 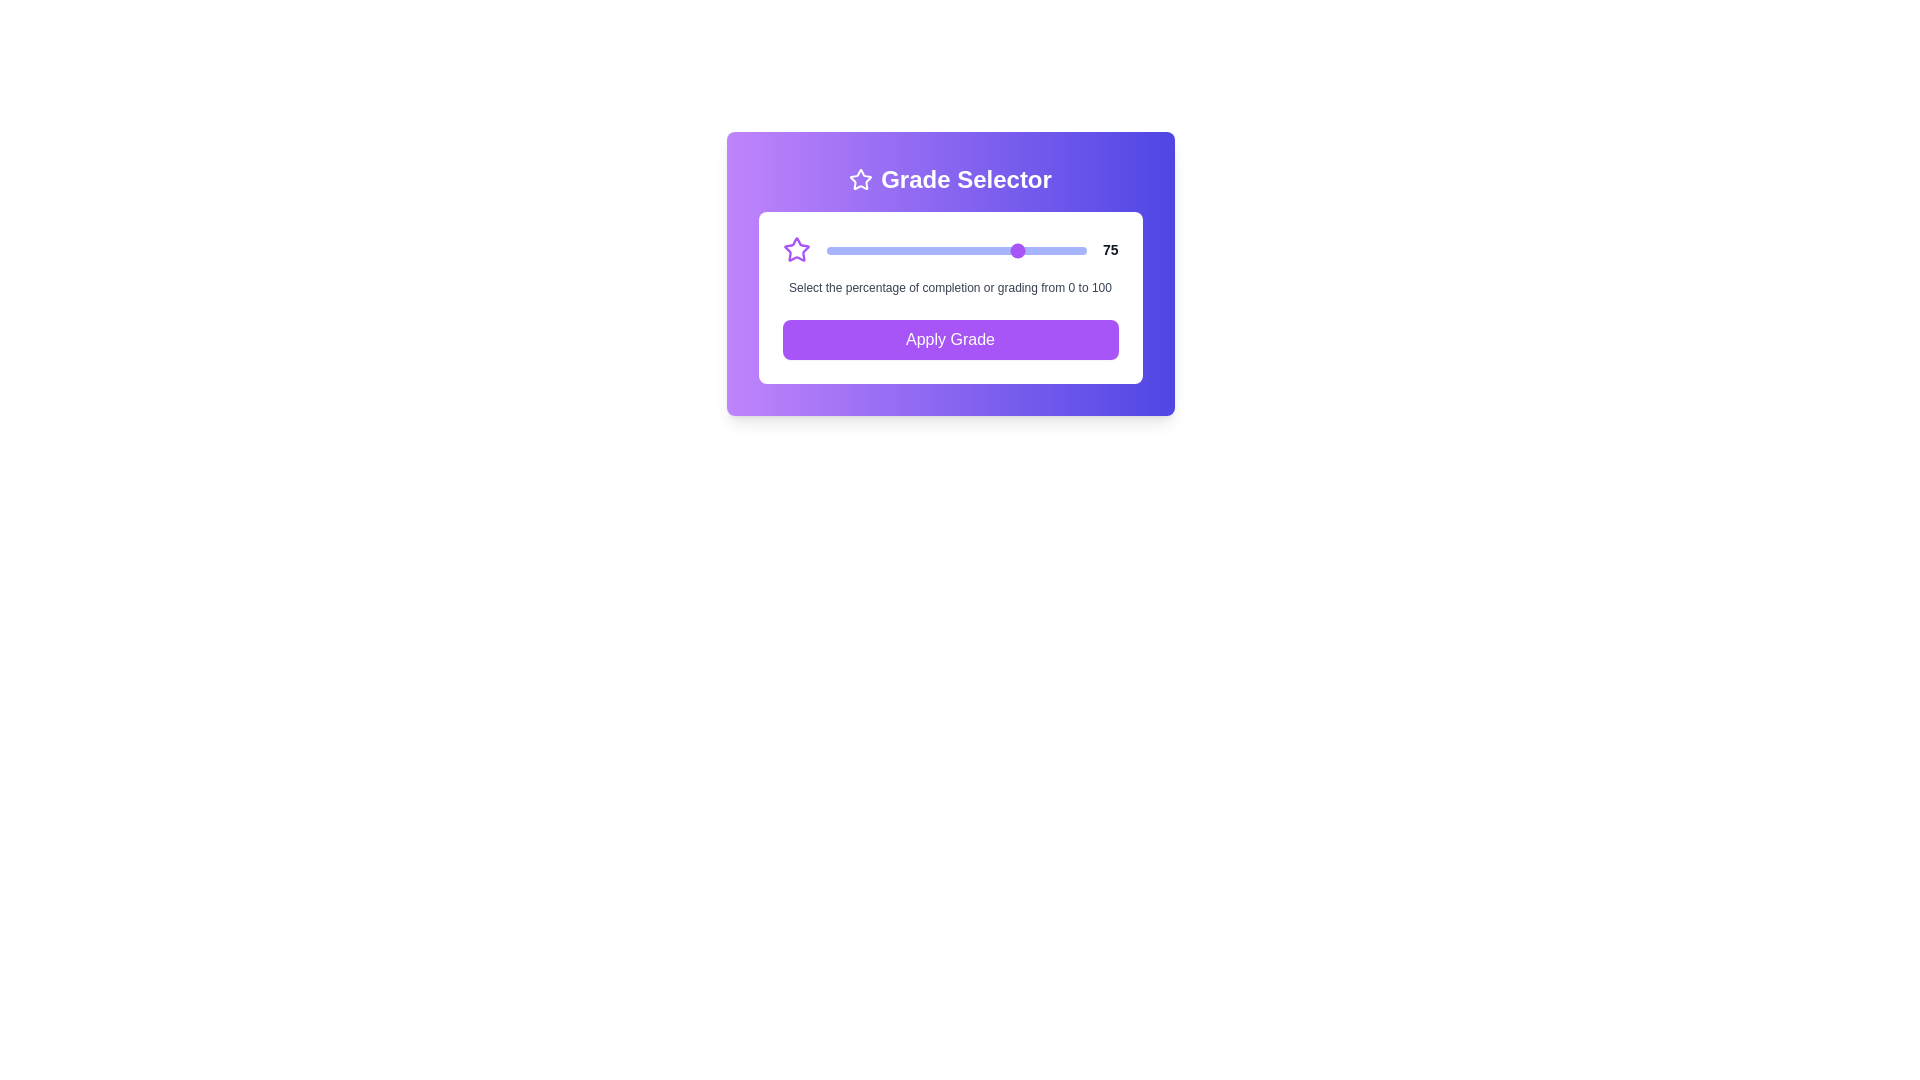 What do you see at coordinates (875, 249) in the screenshot?
I see `the slider` at bounding box center [875, 249].